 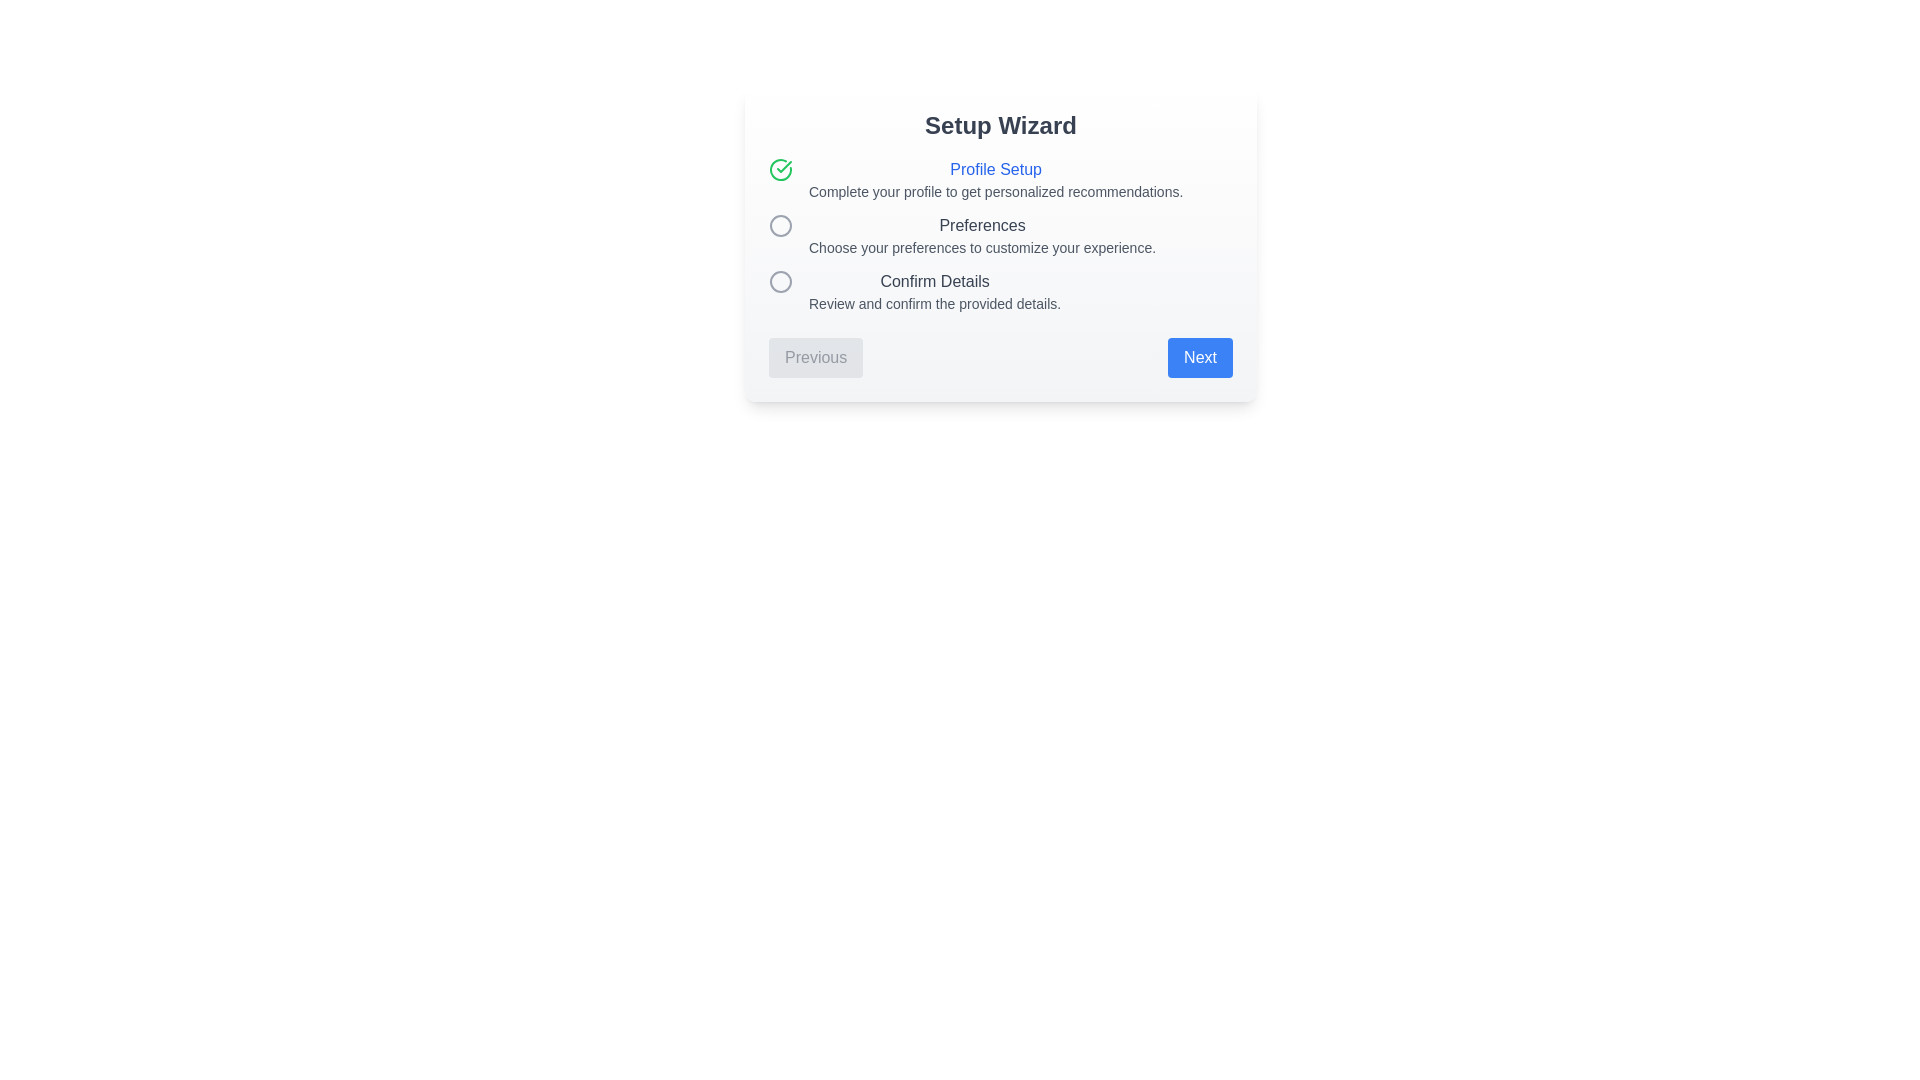 I want to click on the Next button to navigate the steps, so click(x=1200, y=357).